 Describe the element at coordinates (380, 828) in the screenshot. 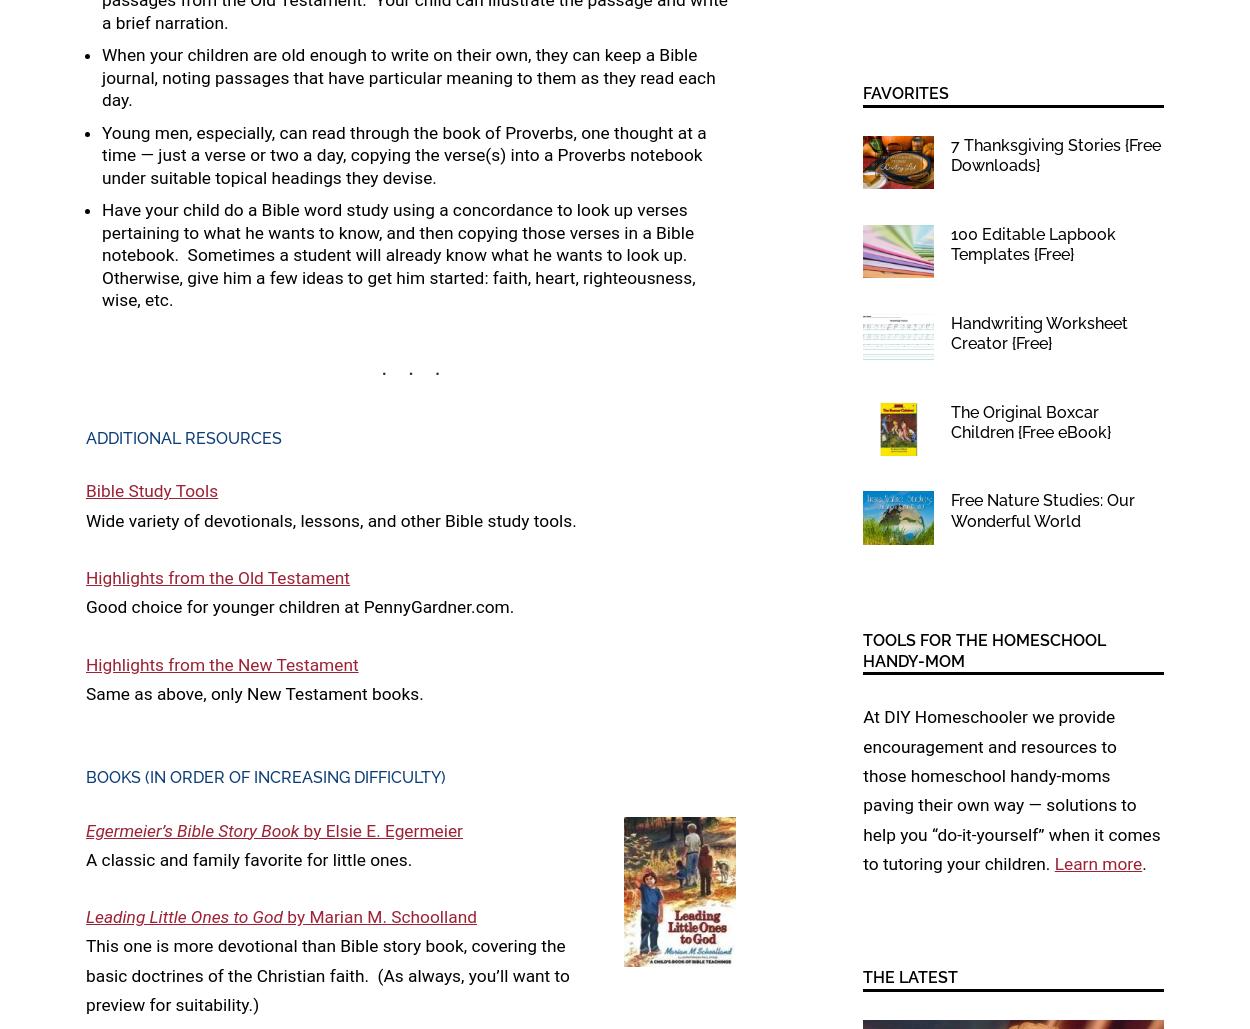

I see `'by Elsie E. Egermeier'` at that location.